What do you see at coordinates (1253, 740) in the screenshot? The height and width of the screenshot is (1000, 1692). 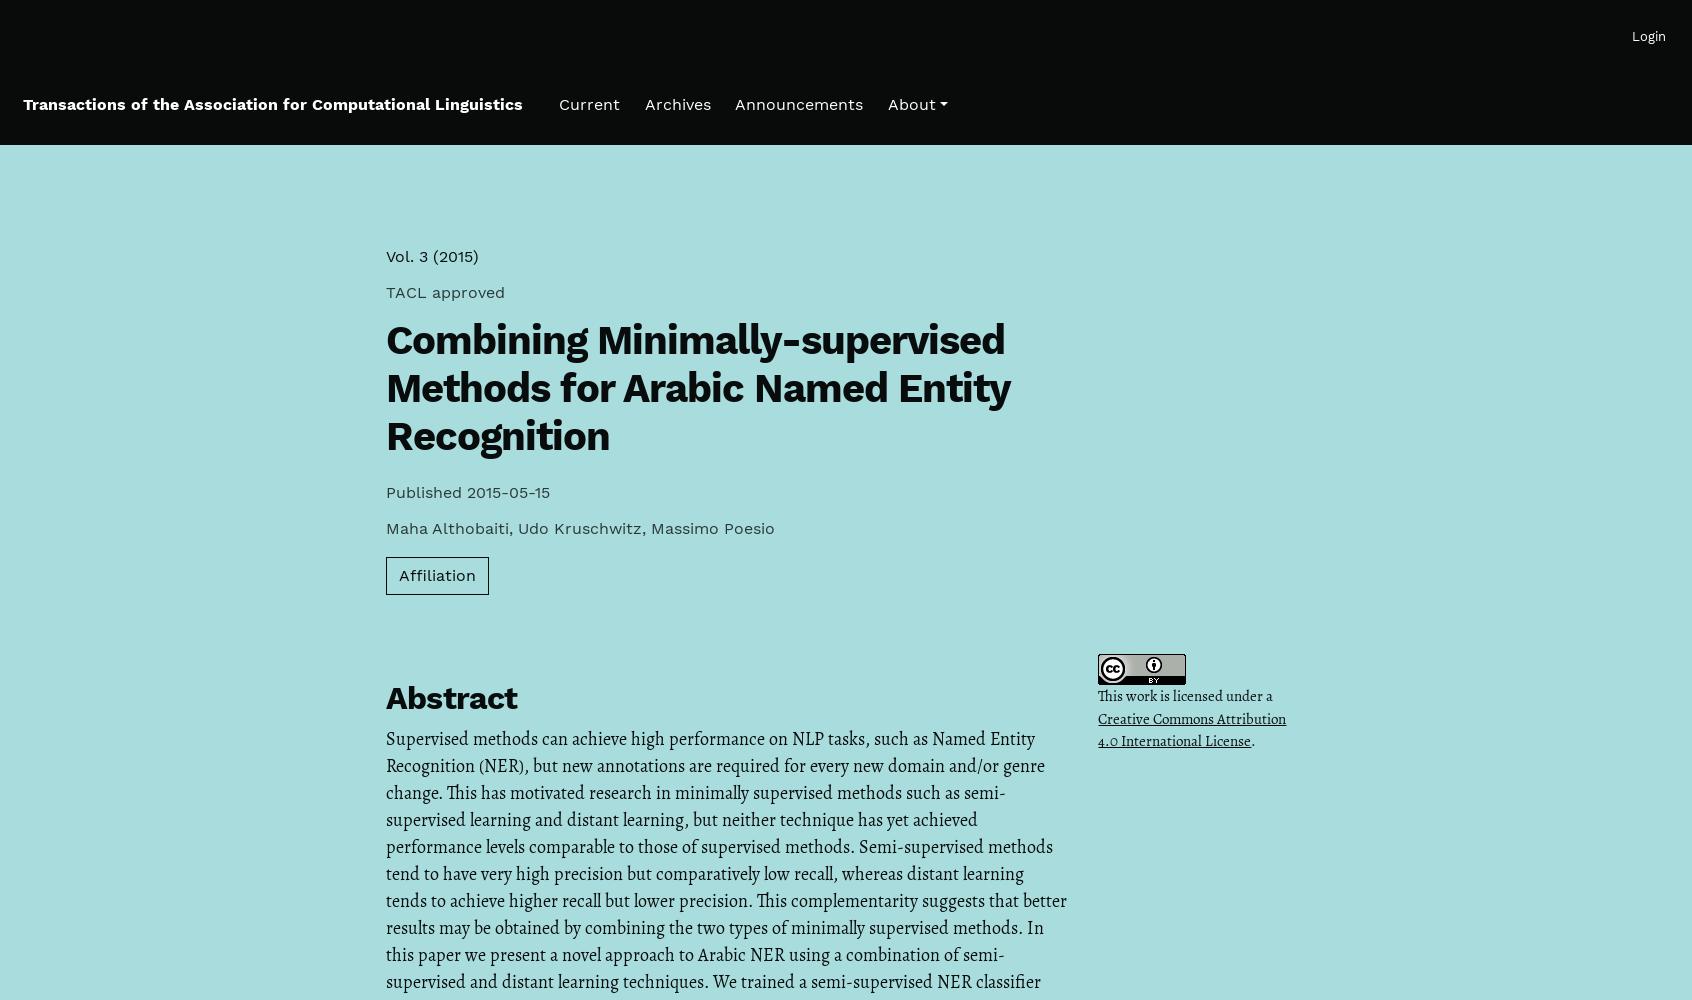 I see `'.'` at bounding box center [1253, 740].